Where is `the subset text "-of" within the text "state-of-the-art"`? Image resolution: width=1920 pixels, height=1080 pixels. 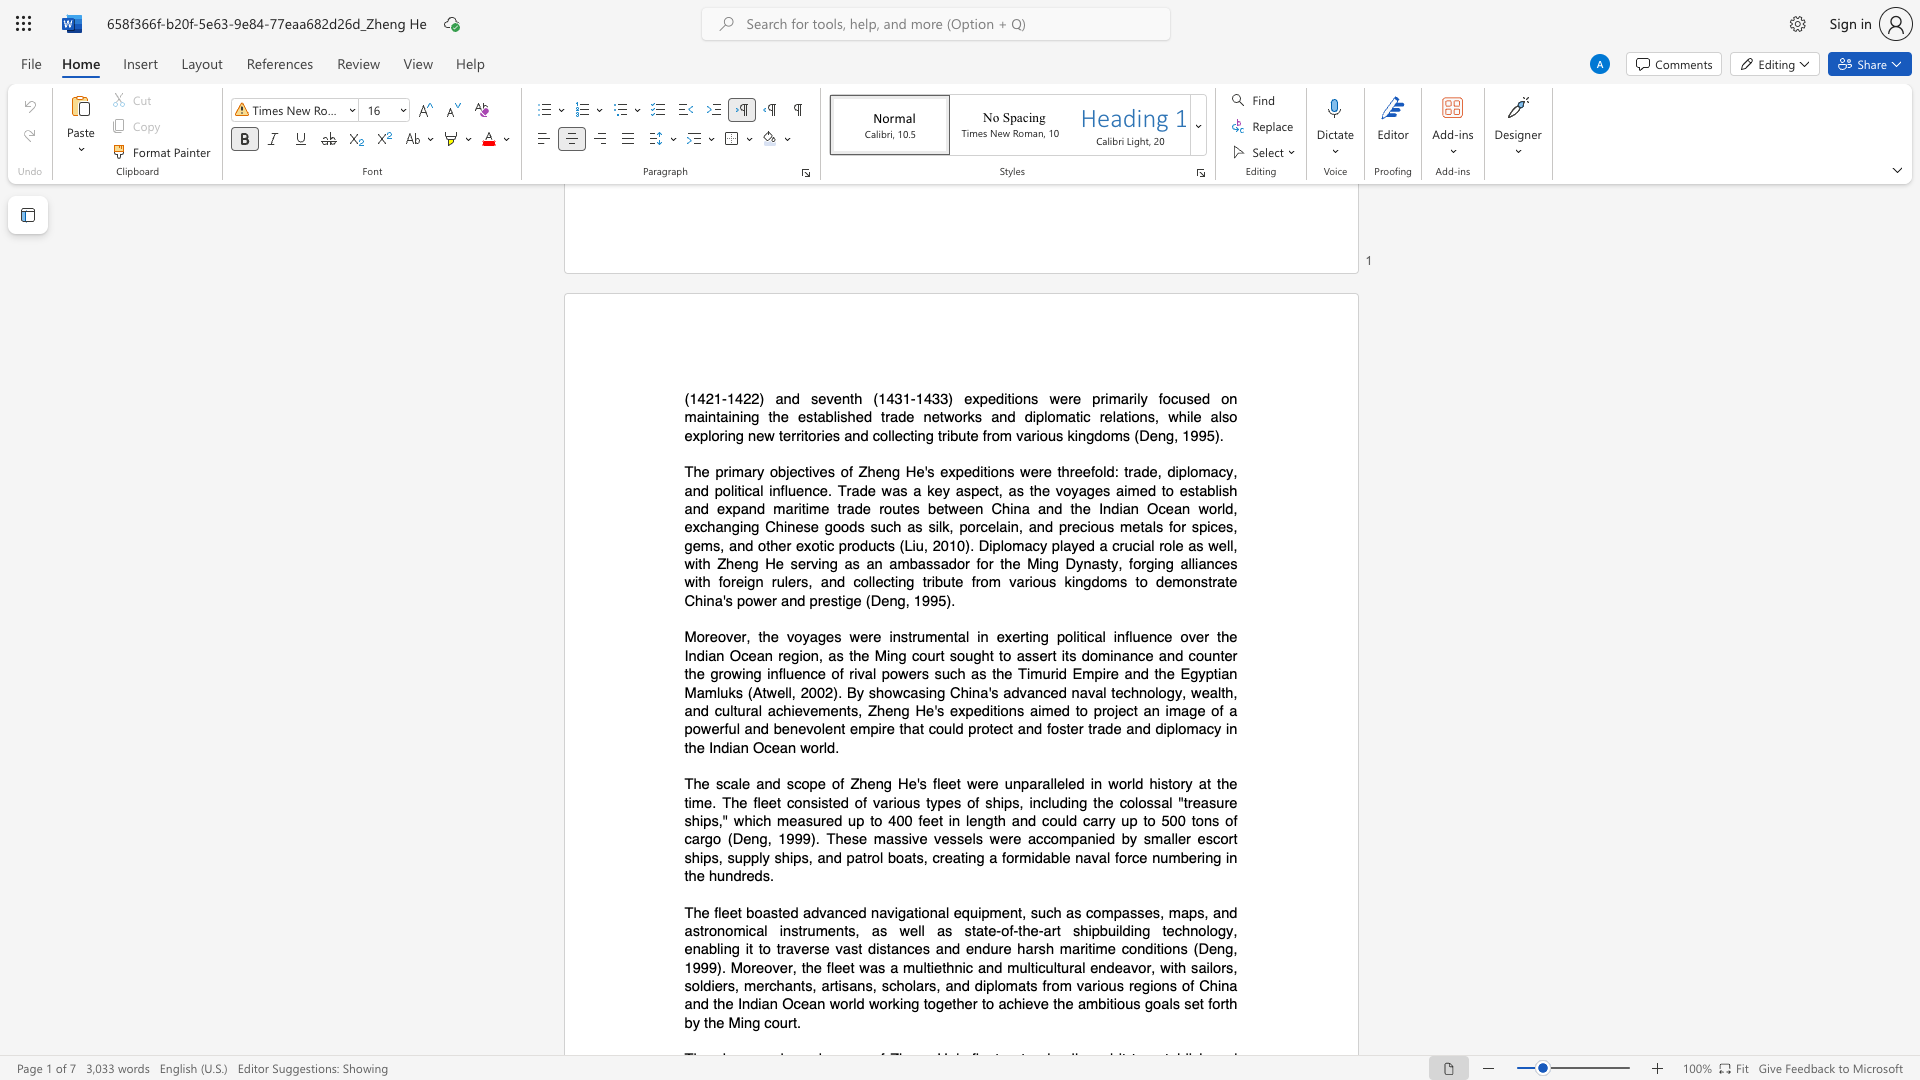 the subset text "-of" within the text "state-of-the-art" is located at coordinates (996, 930).